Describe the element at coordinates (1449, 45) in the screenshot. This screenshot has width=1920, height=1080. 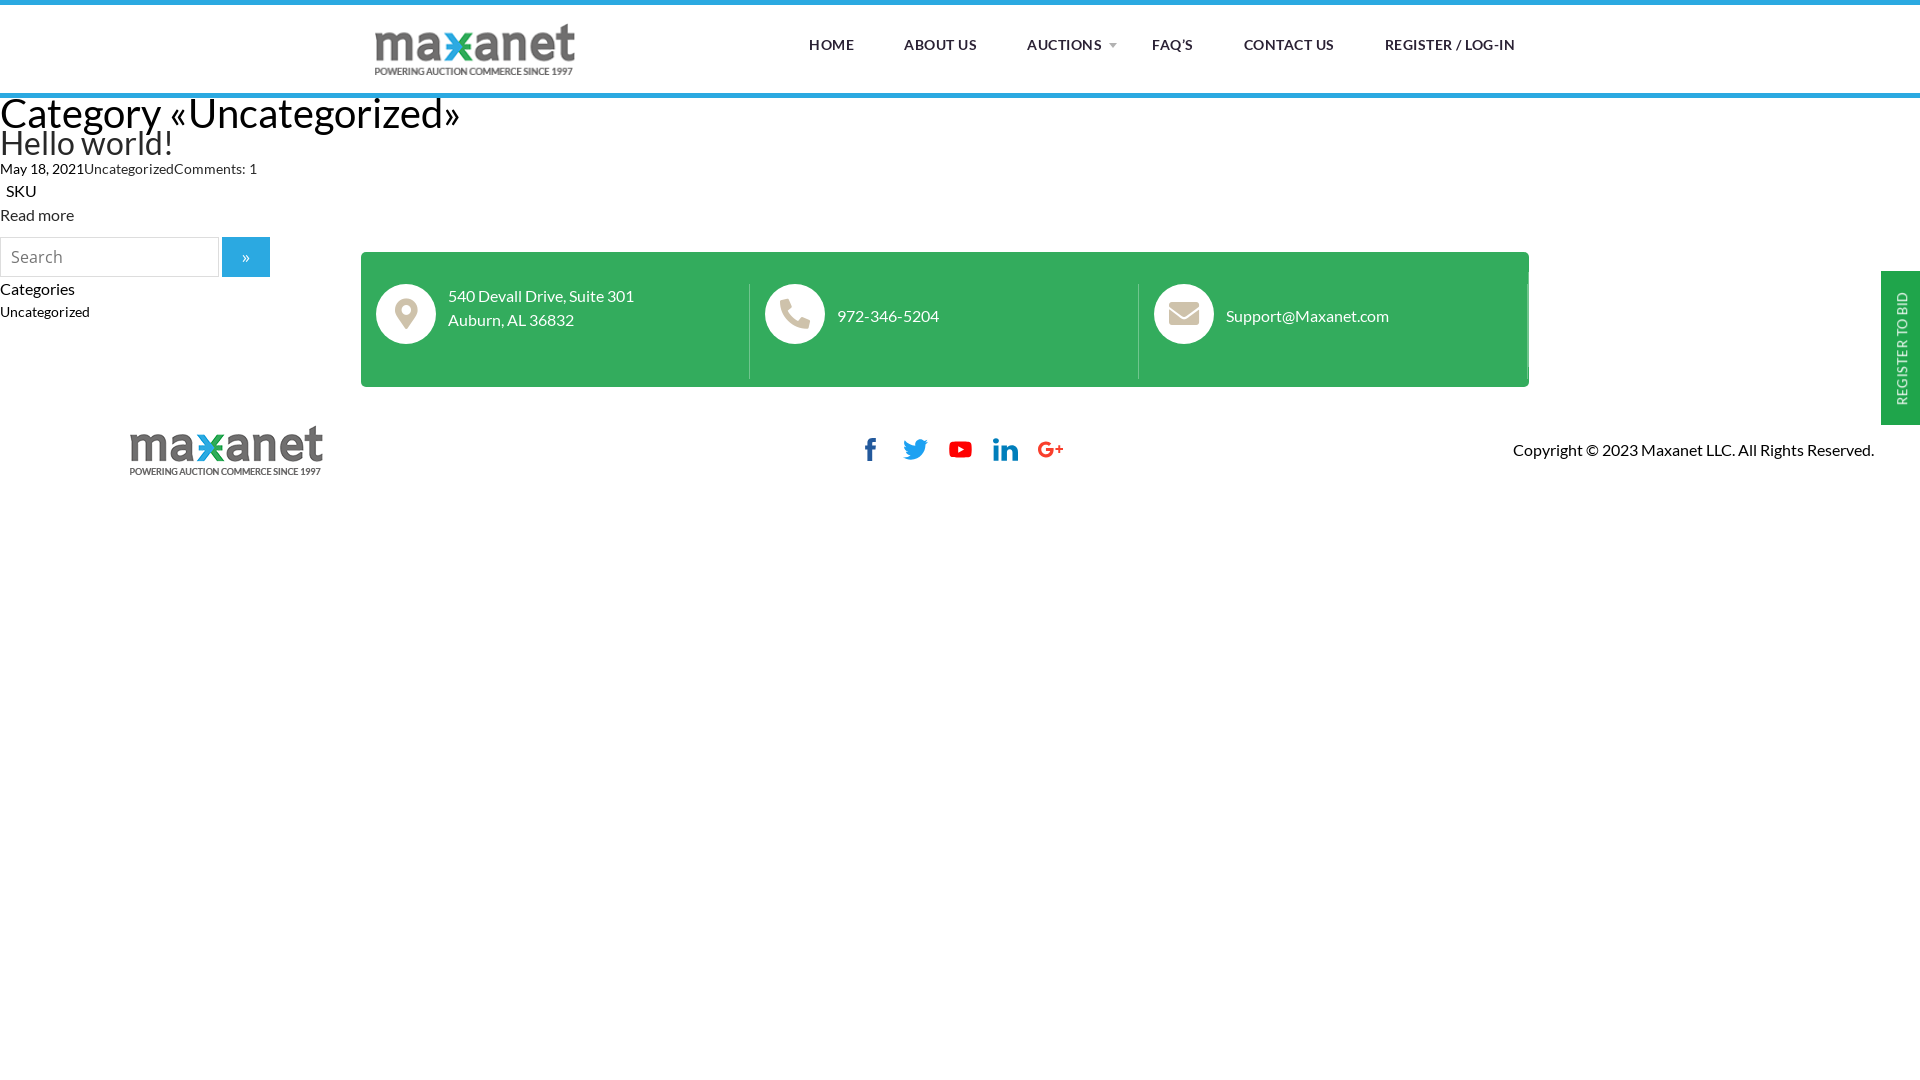
I see `'REGISTER / LOG-IN'` at that location.